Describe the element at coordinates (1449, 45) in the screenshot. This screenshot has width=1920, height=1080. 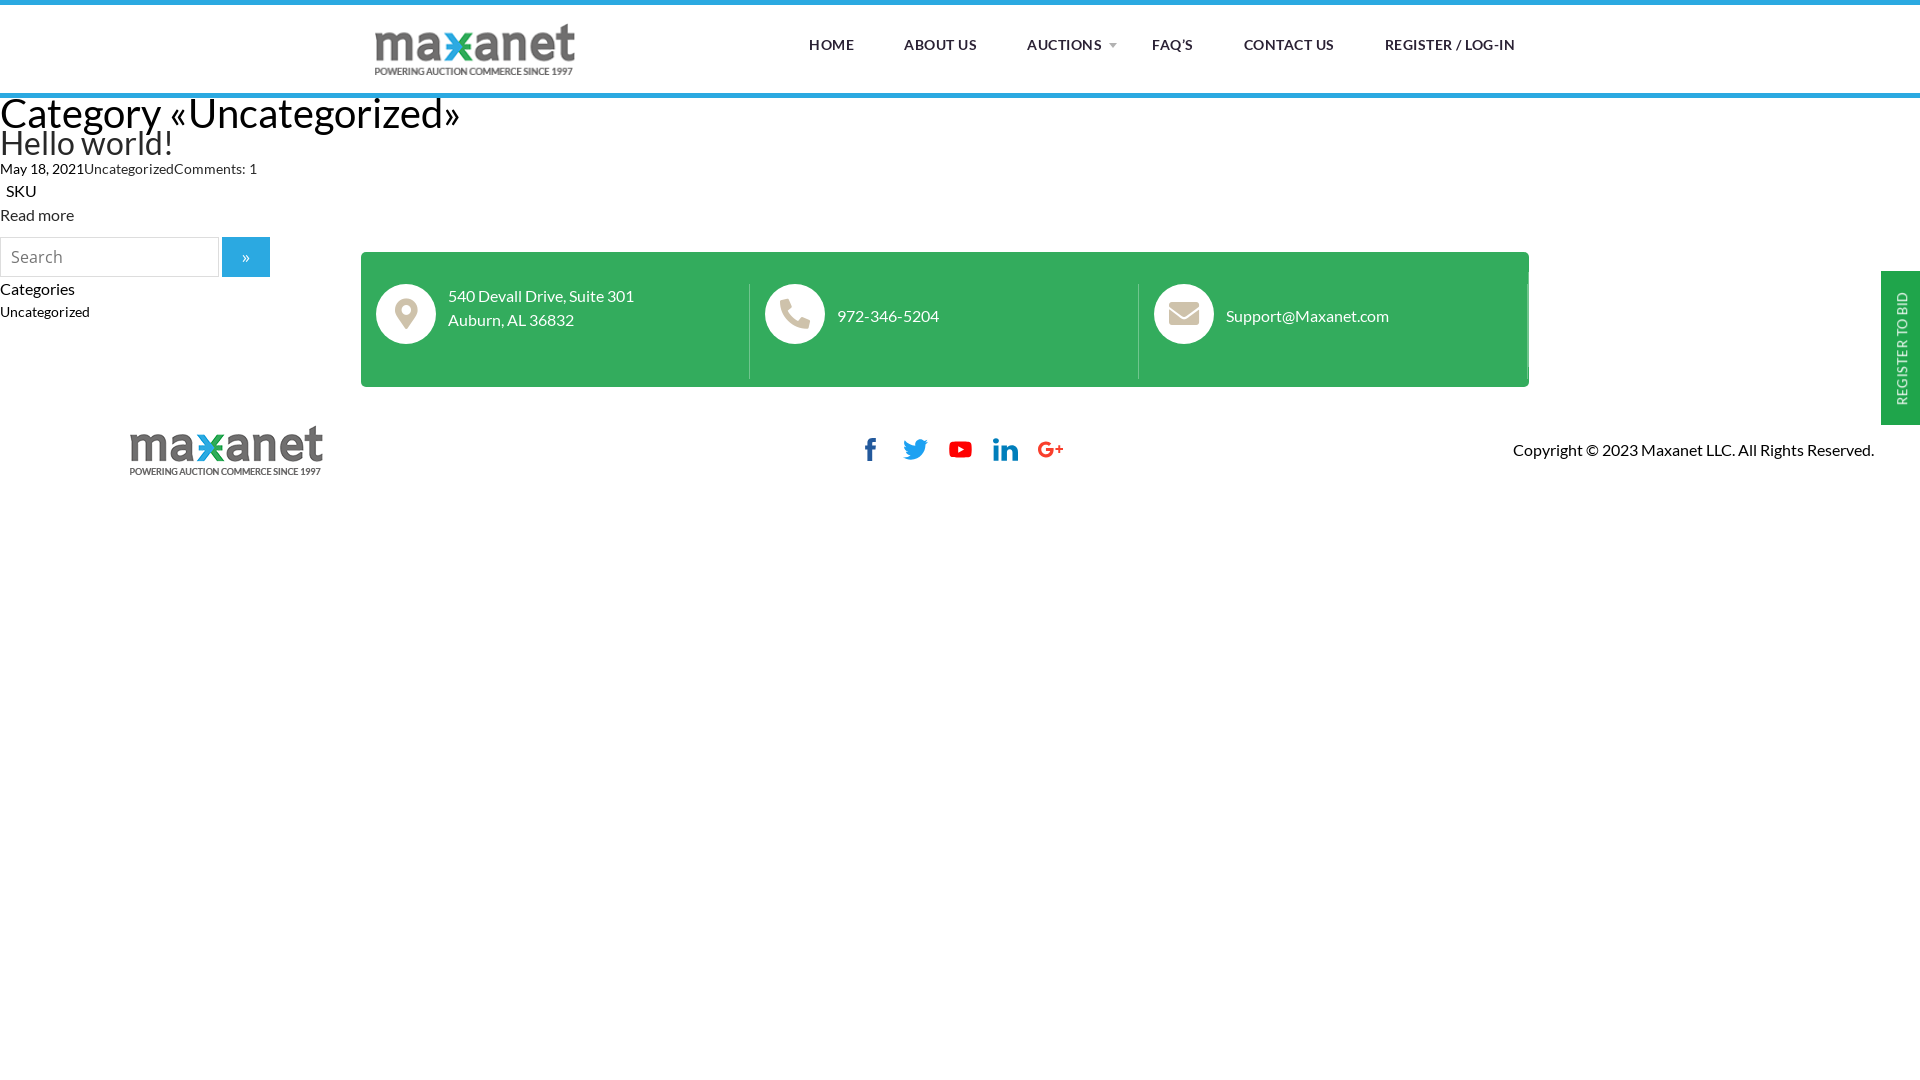
I see `'REGISTER / LOG-IN'` at that location.